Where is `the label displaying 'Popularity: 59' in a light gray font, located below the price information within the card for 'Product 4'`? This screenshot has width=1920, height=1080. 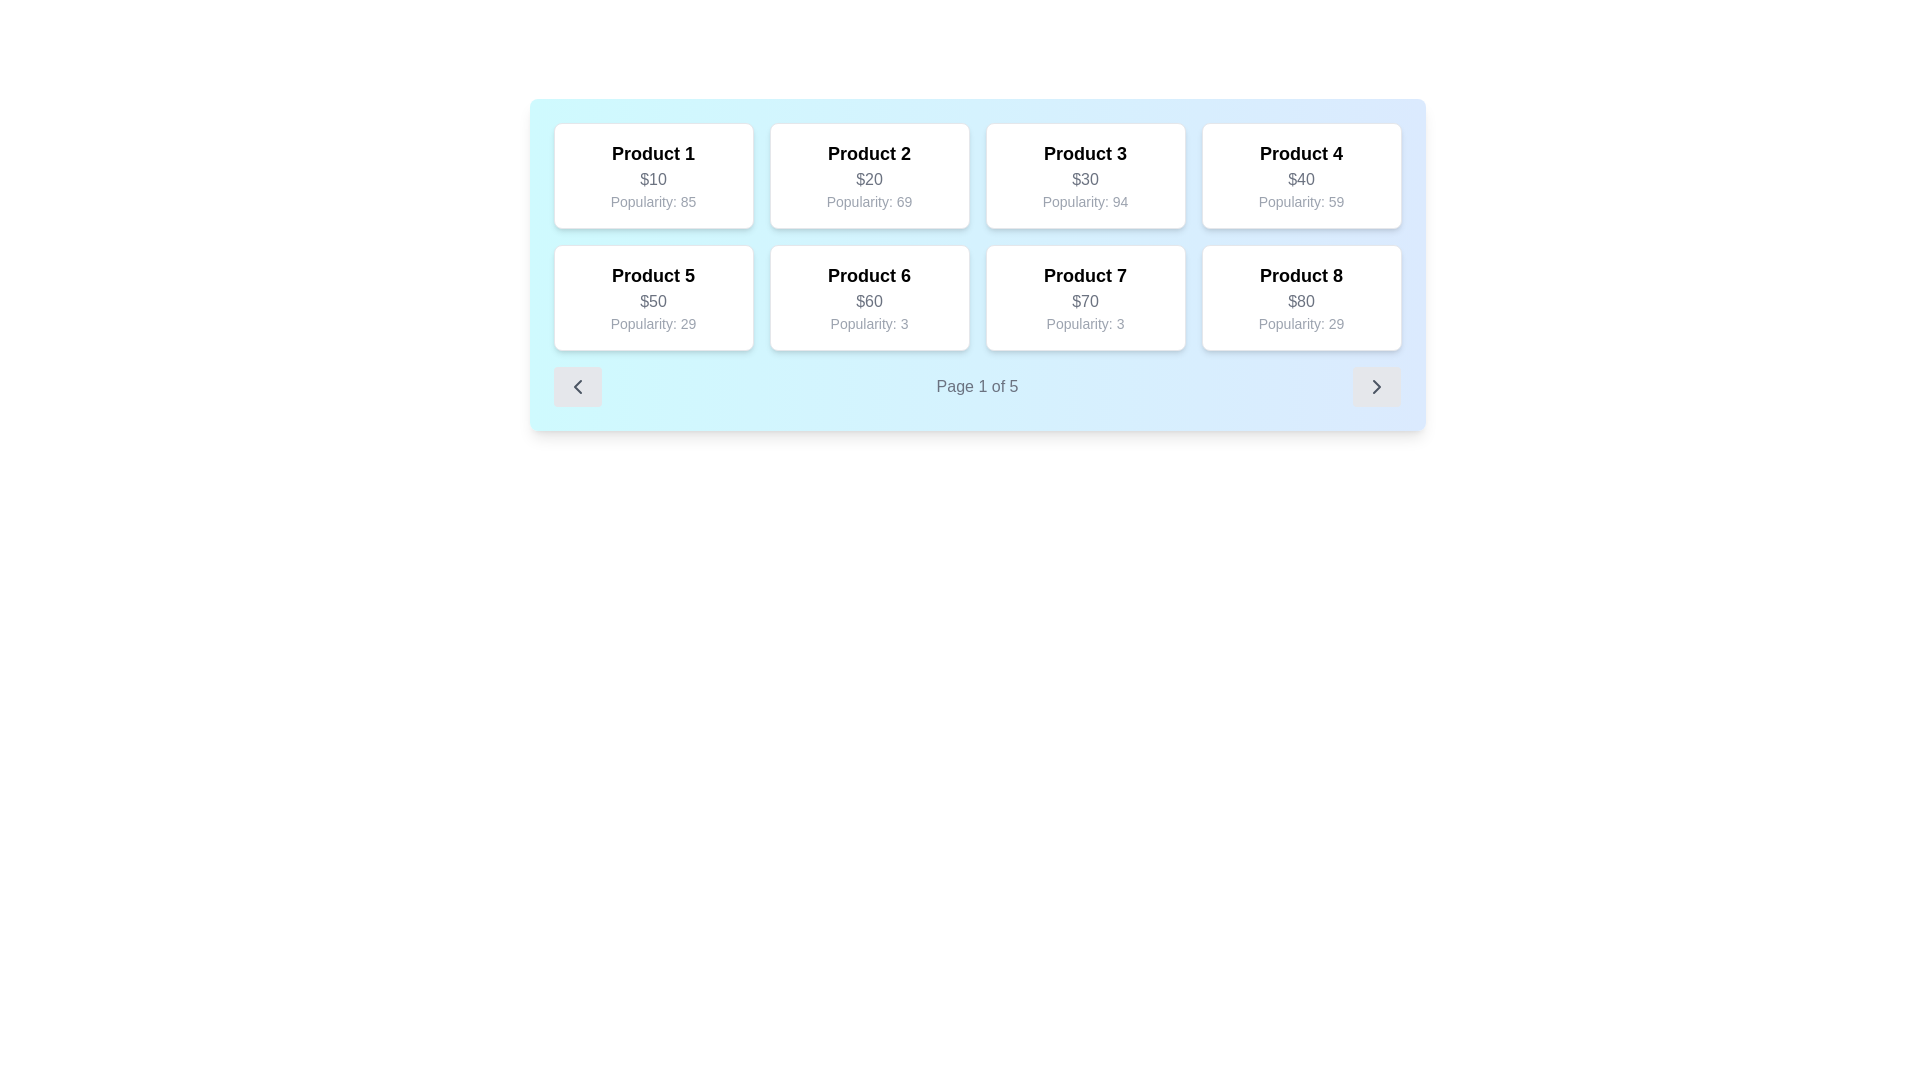 the label displaying 'Popularity: 59' in a light gray font, located below the price information within the card for 'Product 4' is located at coordinates (1301, 201).